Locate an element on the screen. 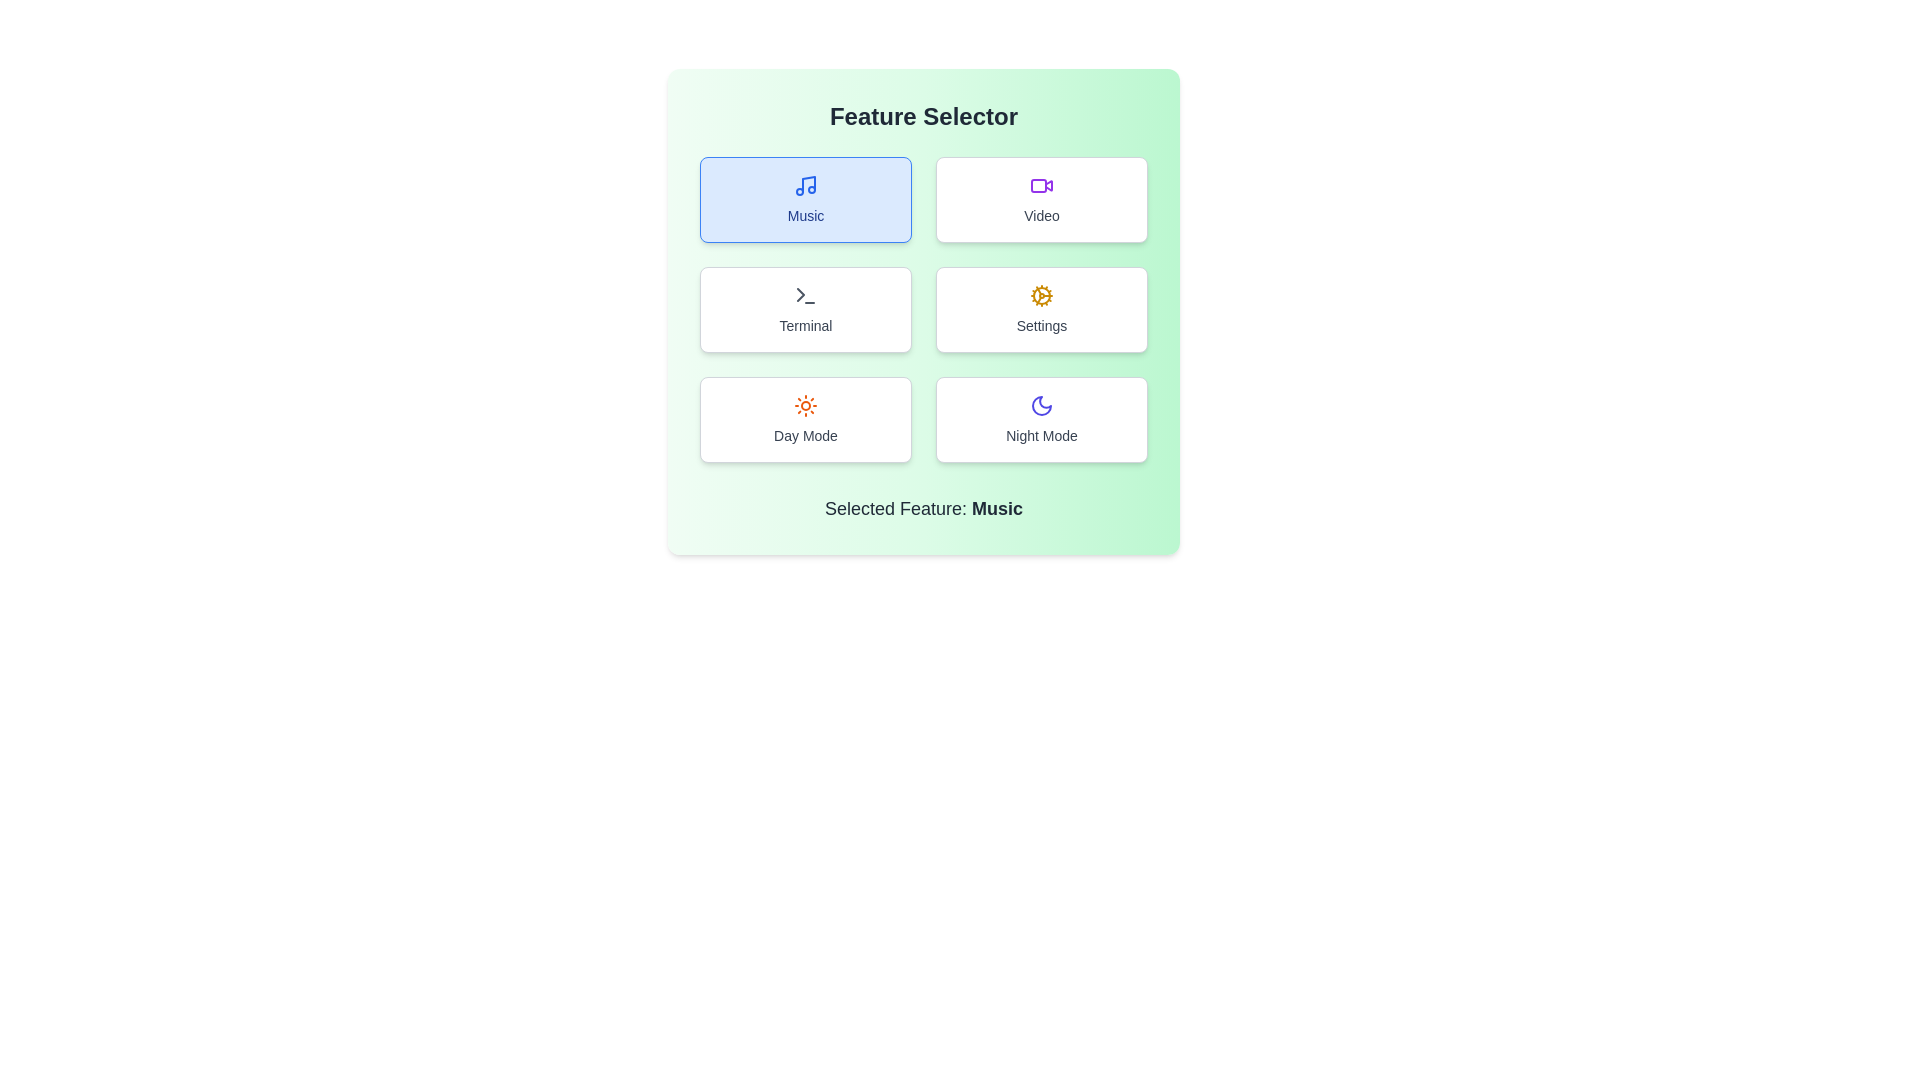 This screenshot has height=1080, width=1920. the rectangular button with rounded corners featuring a purple camera icon and the label 'Video' to observe the highlight effect is located at coordinates (1040, 200).